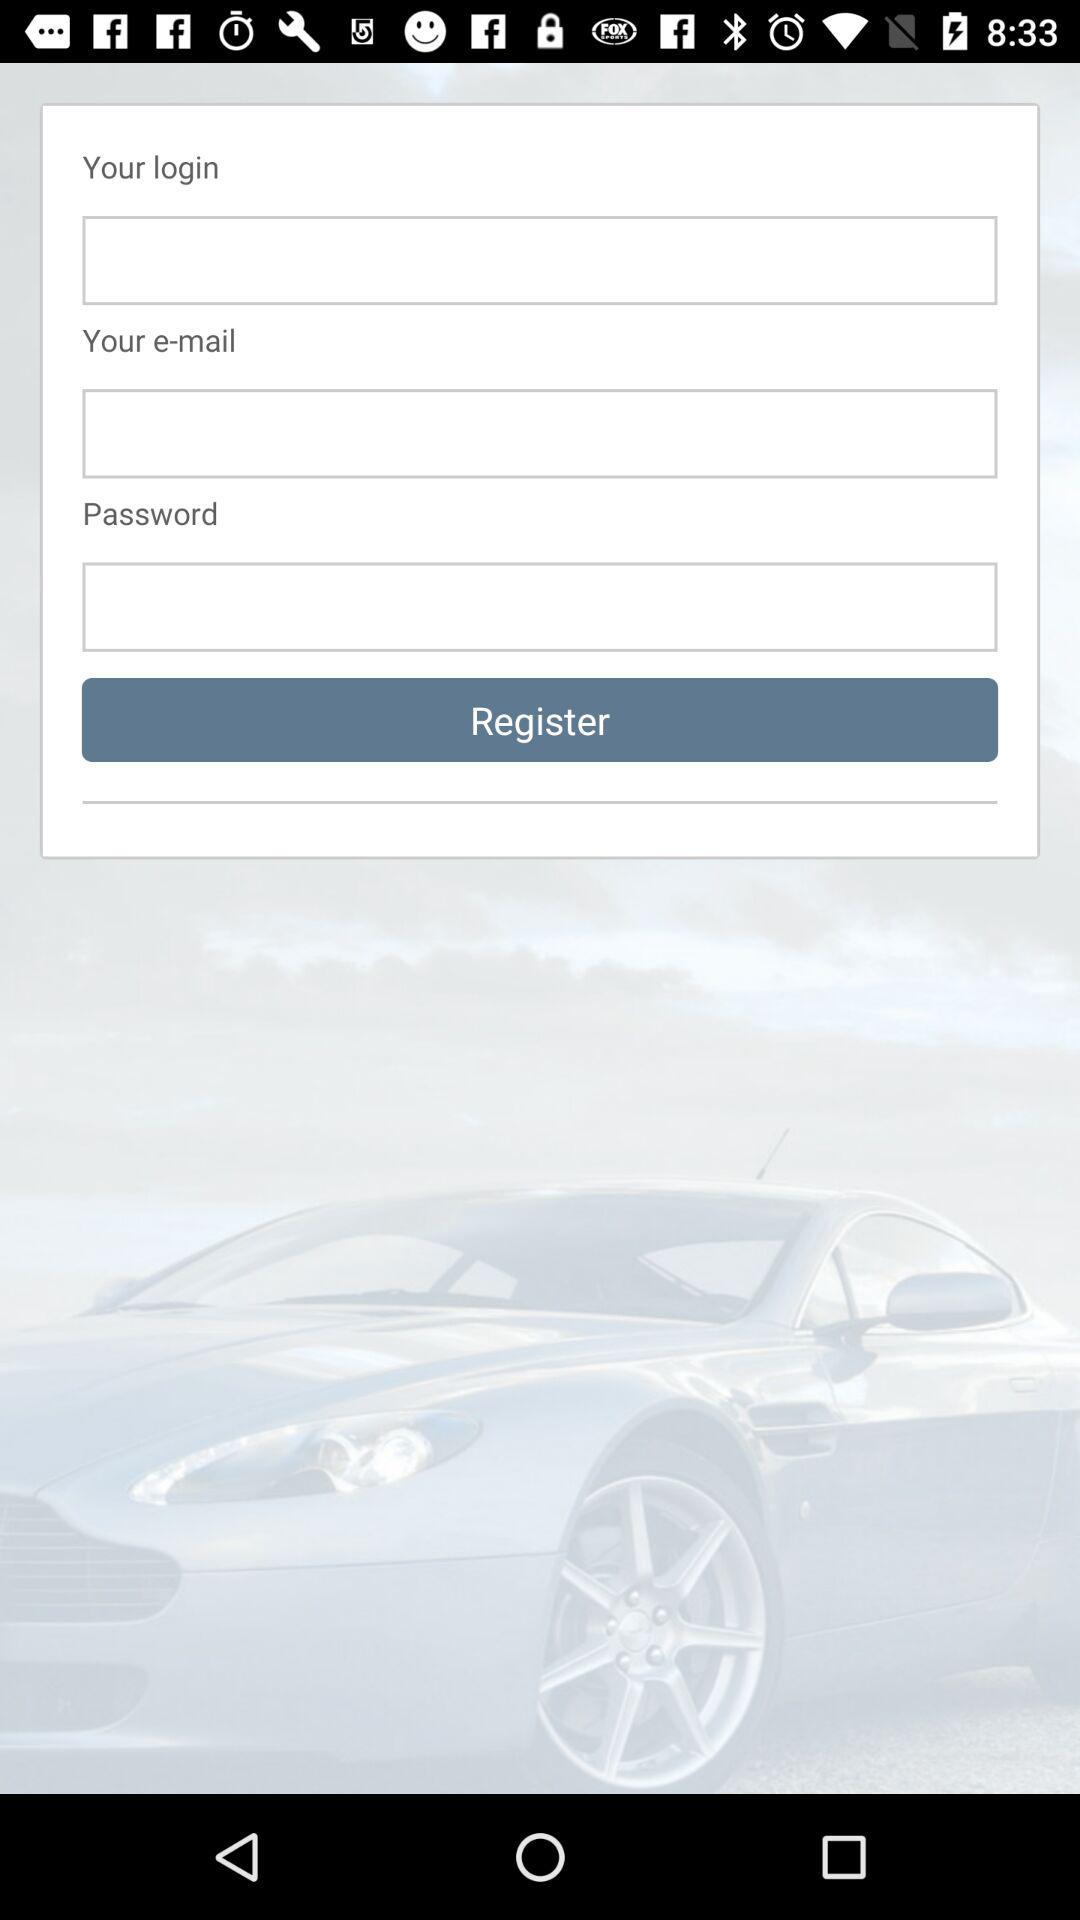 Image resolution: width=1080 pixels, height=1920 pixels. I want to click on password entry, so click(540, 606).